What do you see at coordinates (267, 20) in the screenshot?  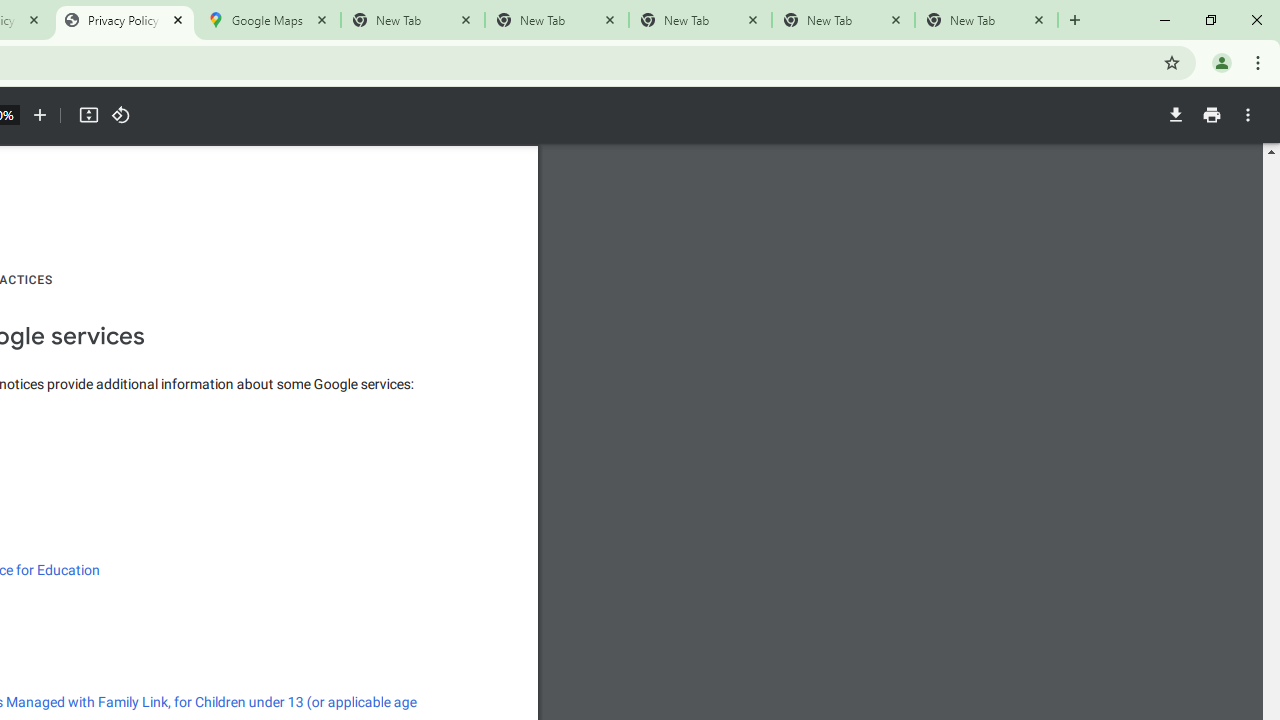 I see `'Google Maps'` at bounding box center [267, 20].